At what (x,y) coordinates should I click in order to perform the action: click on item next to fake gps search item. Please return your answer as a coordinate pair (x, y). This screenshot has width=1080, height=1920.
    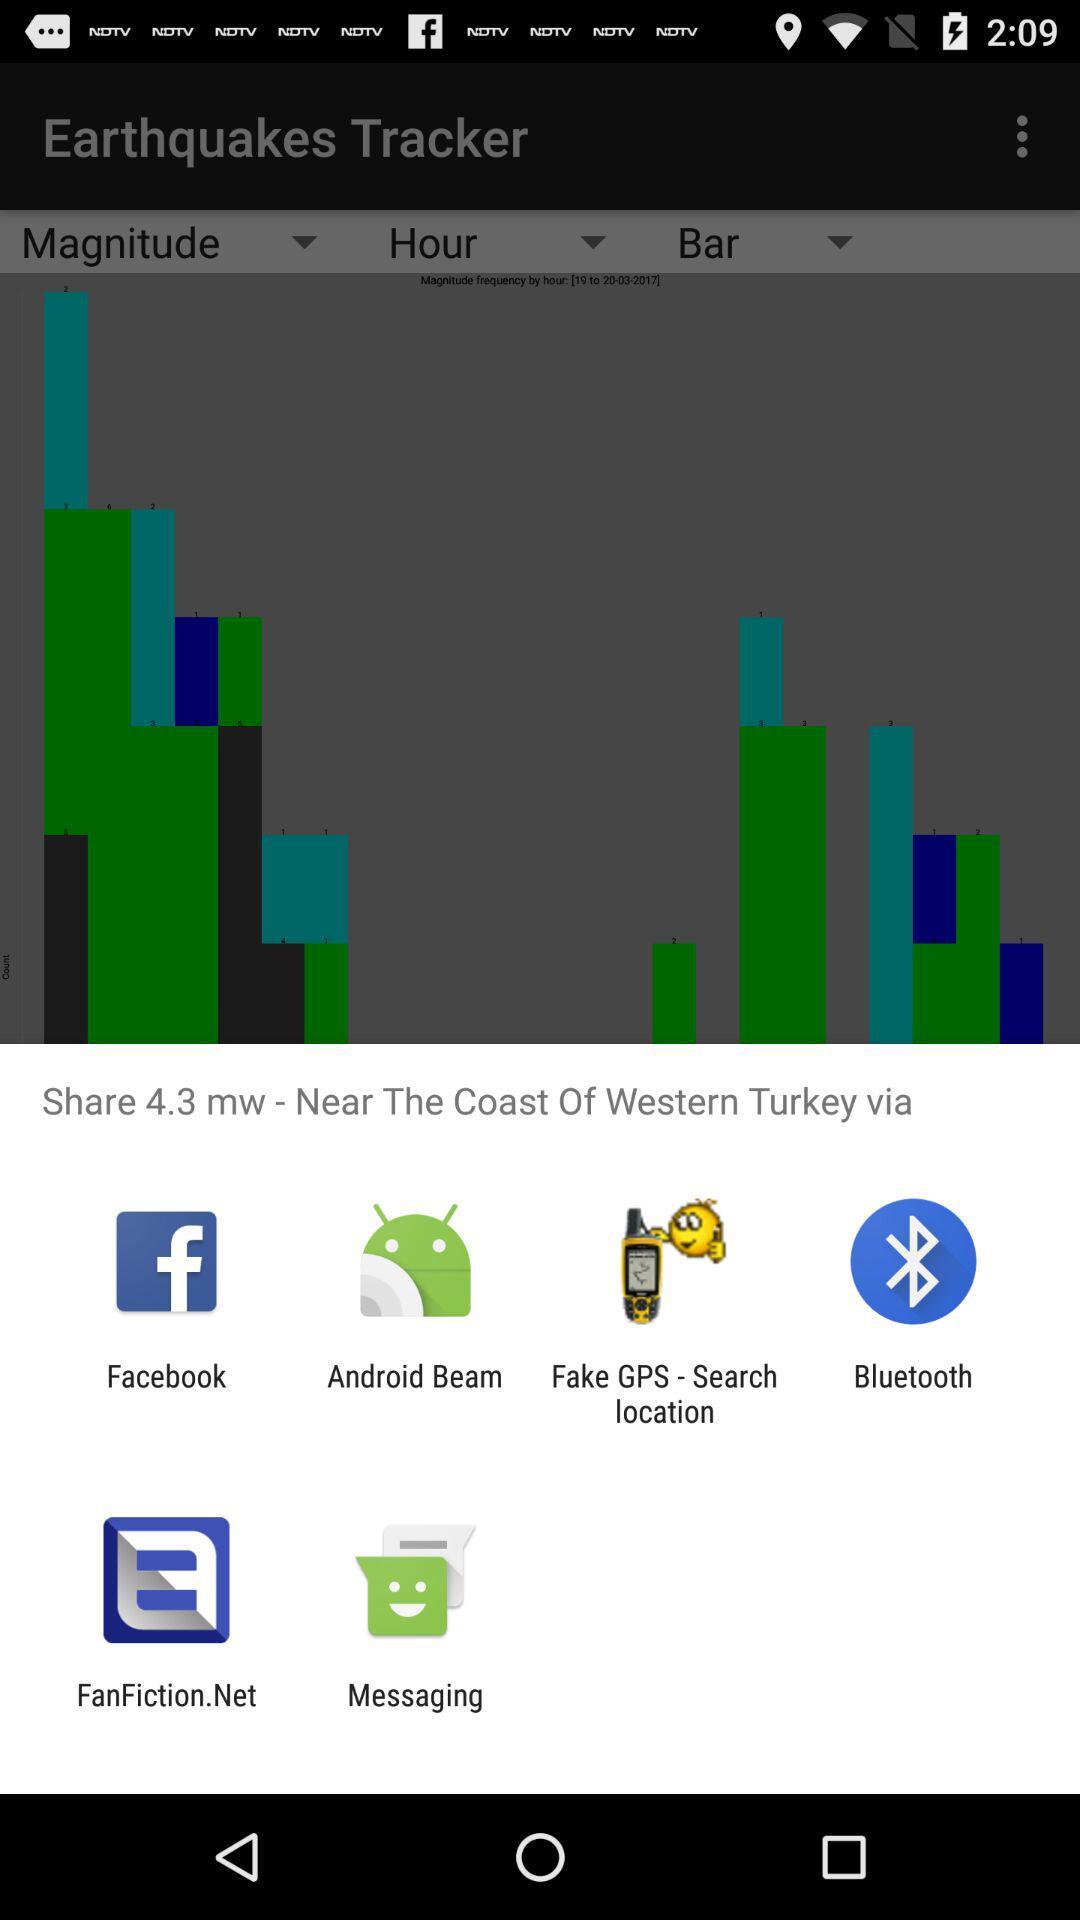
    Looking at the image, I should click on (913, 1392).